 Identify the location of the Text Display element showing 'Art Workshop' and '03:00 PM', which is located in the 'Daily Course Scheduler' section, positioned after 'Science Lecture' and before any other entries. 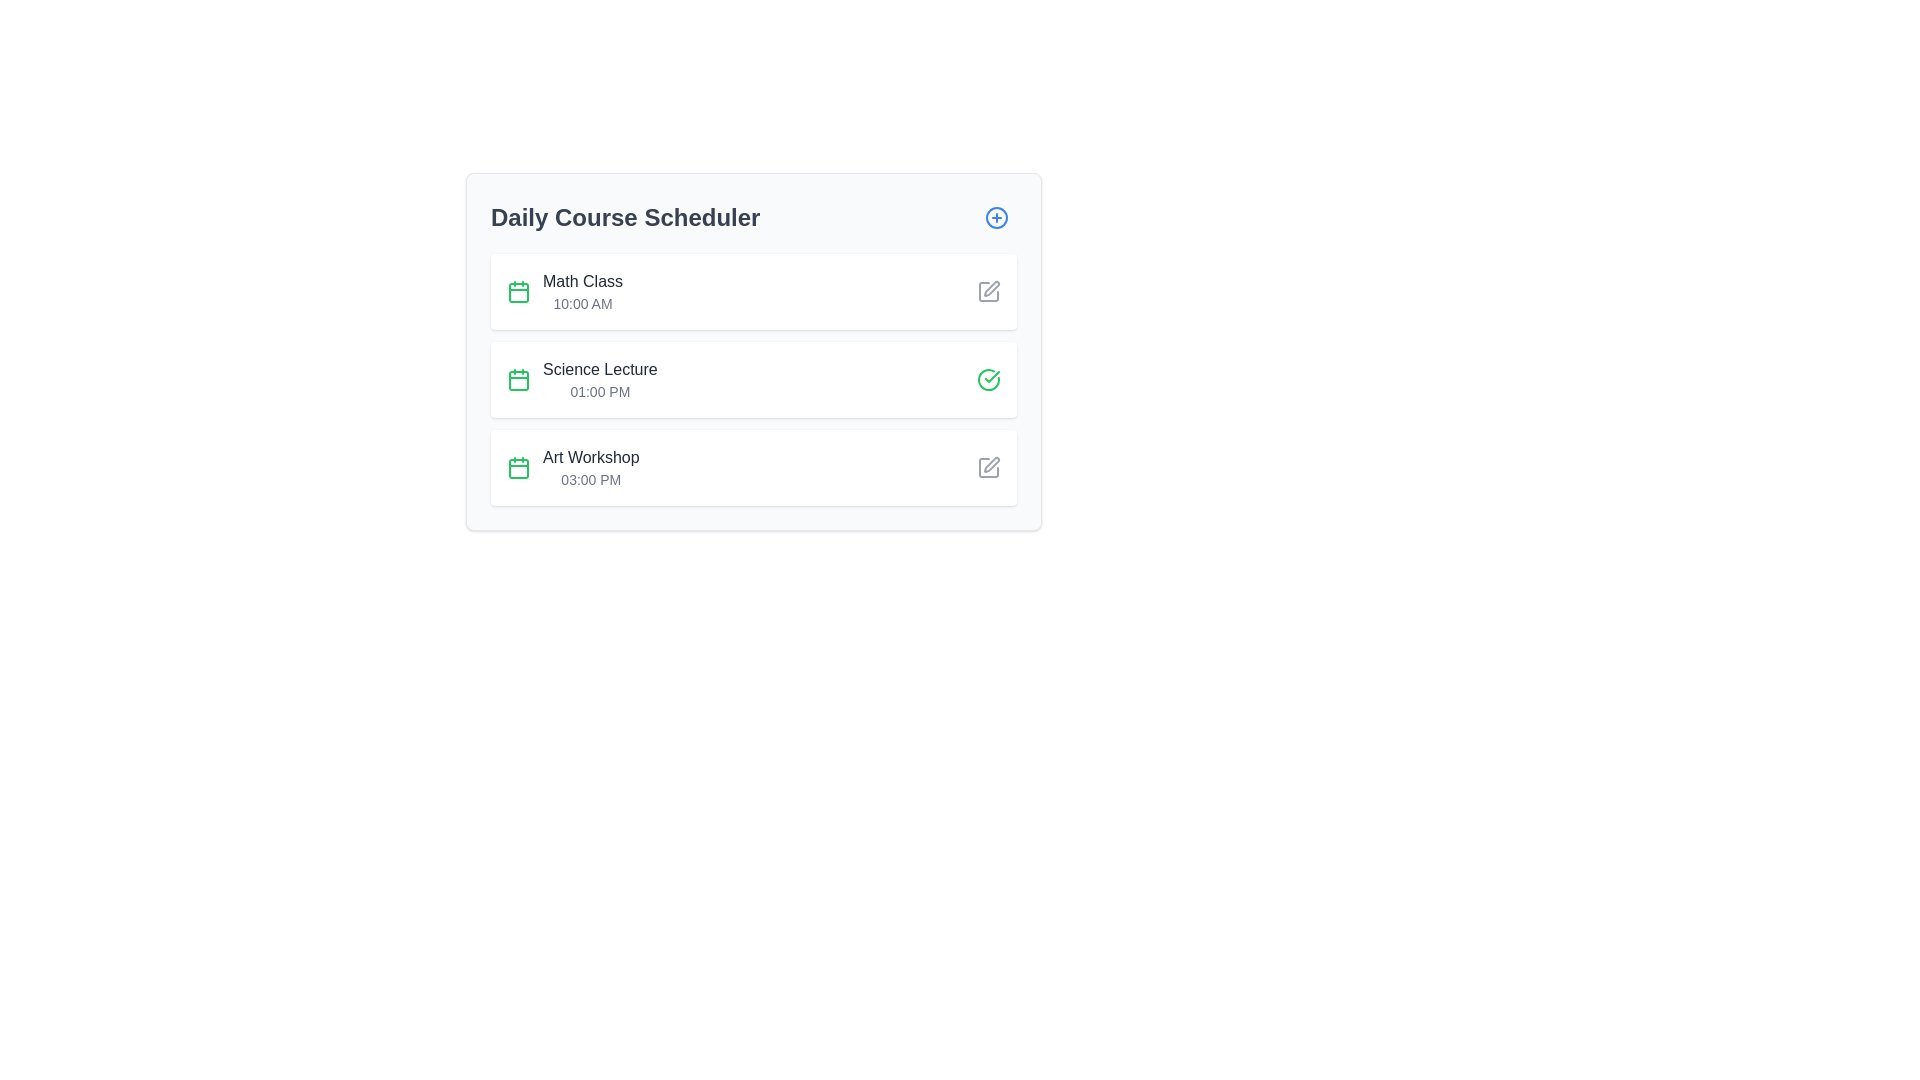
(590, 467).